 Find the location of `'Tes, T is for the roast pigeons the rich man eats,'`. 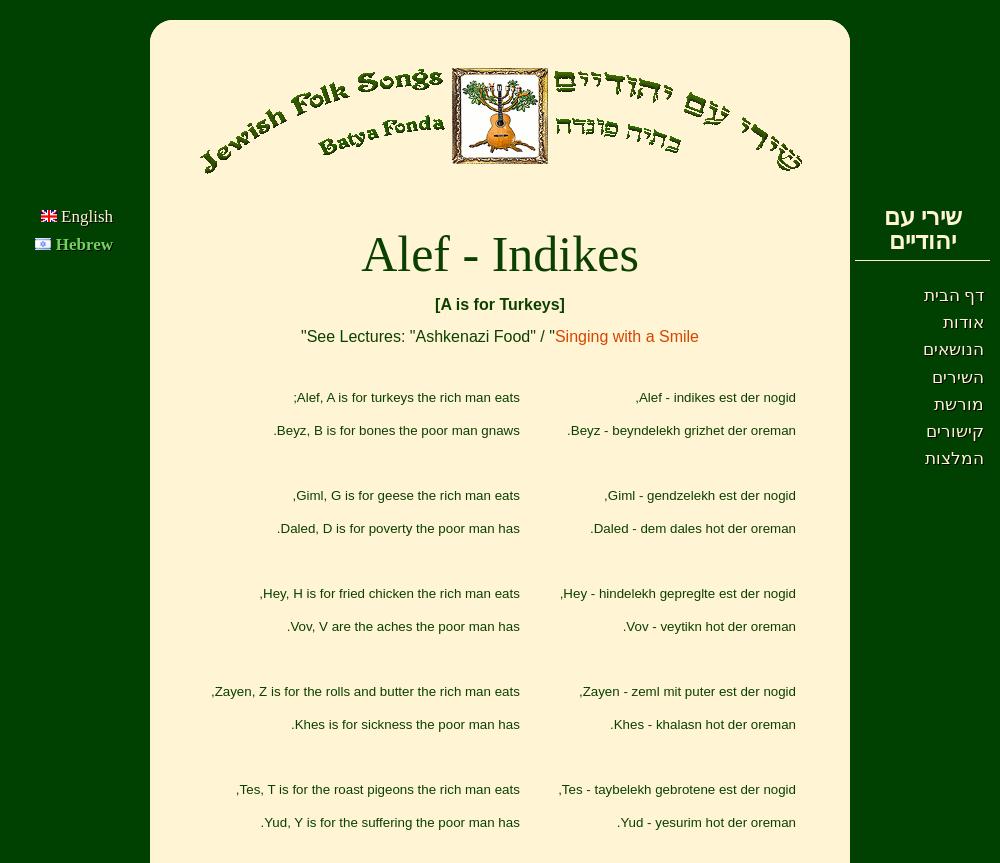

'Tes, T is for the roast pigeons the rich man eats,' is located at coordinates (234, 788).